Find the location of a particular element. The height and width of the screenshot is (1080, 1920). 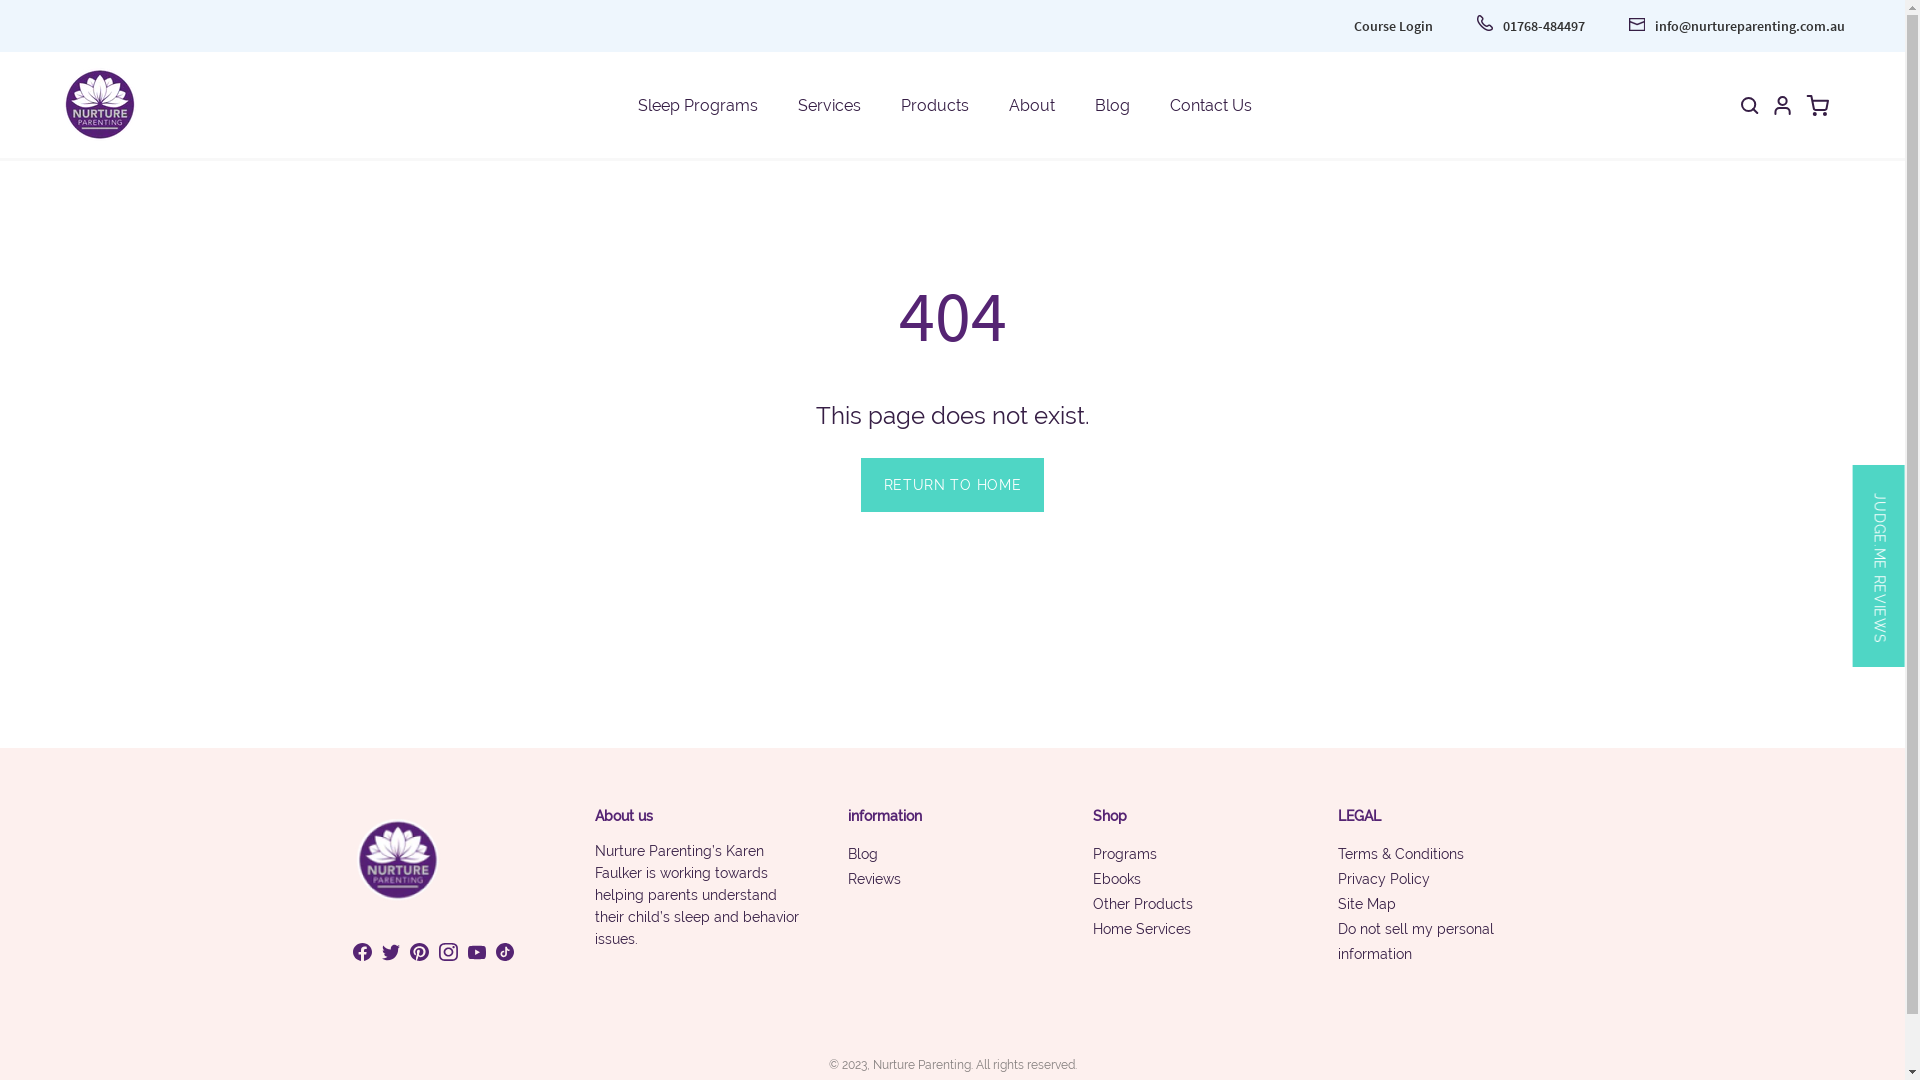

'View Nurture Parenting Shop on Facebook' is located at coordinates (361, 951).